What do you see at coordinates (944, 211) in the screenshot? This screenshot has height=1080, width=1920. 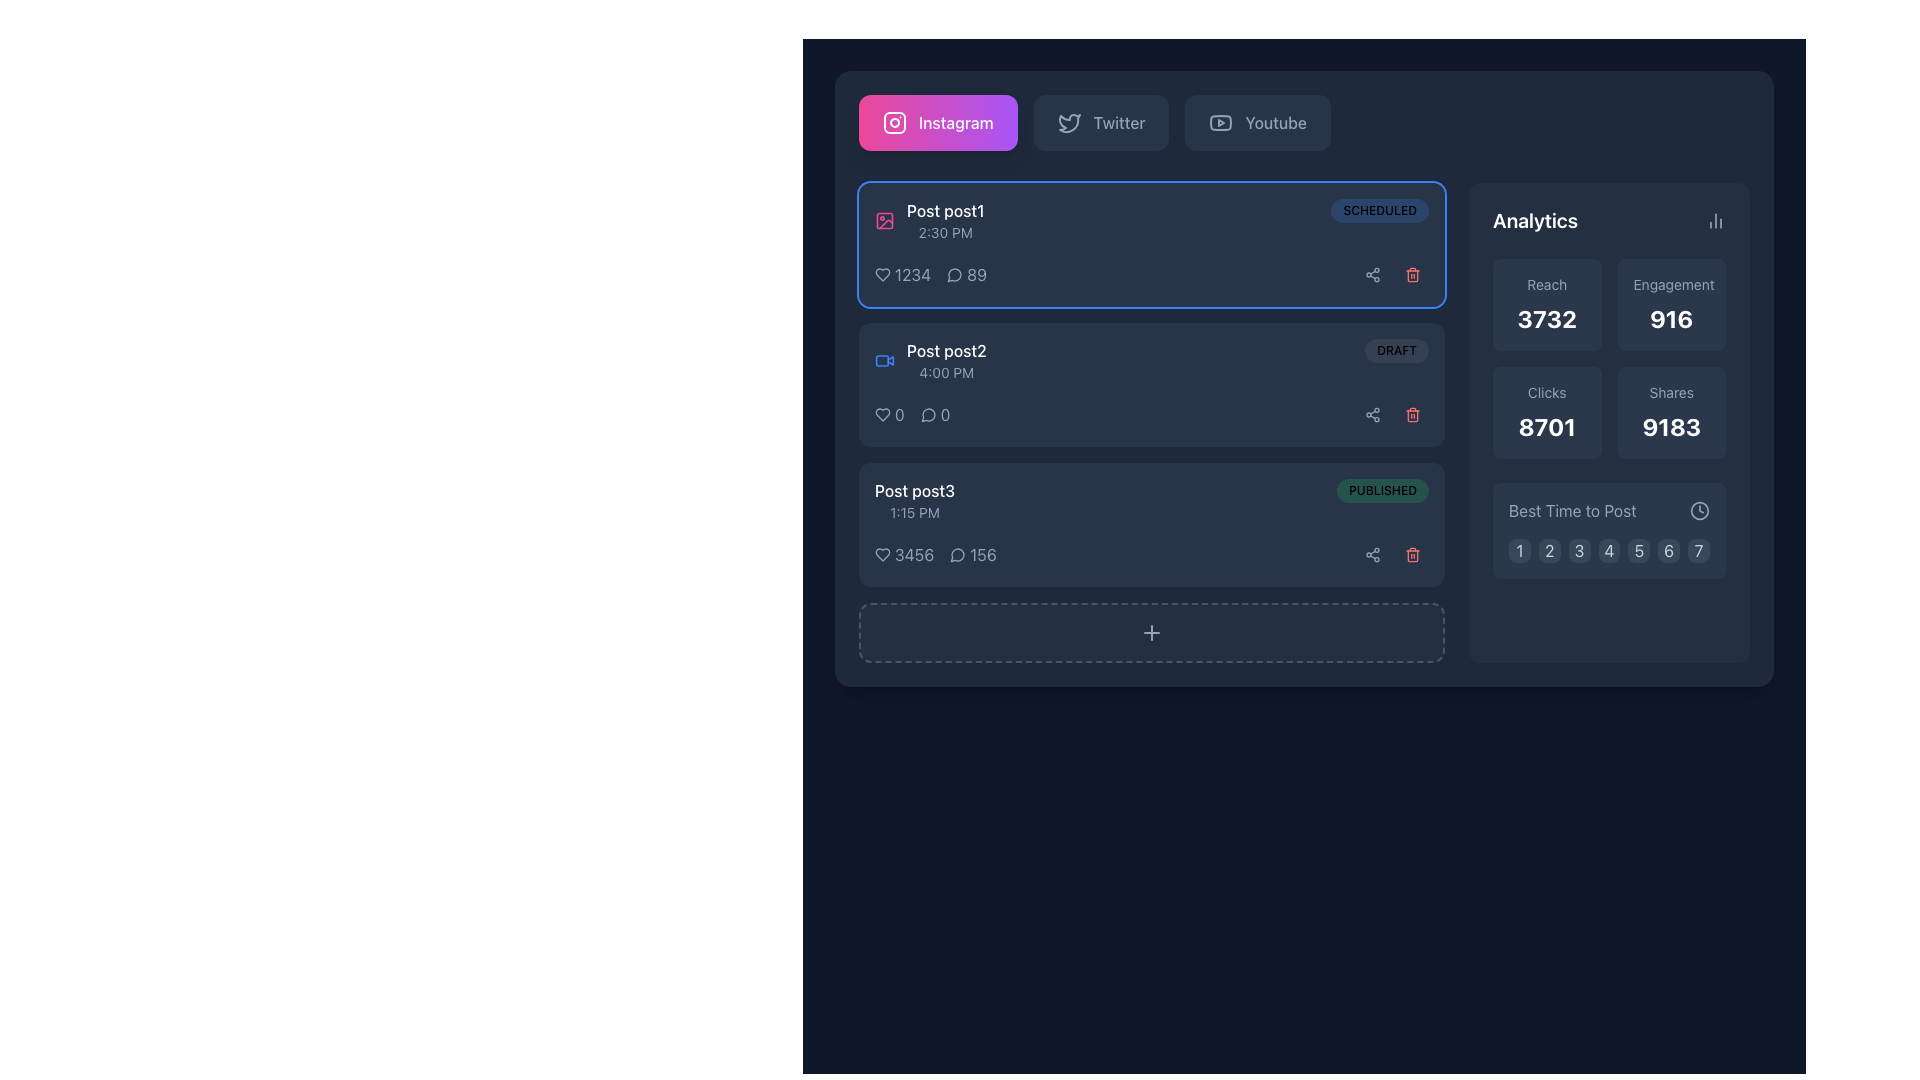 I see `the text label at the top-left side of the group card that contains the title or identifier of the post` at bounding box center [944, 211].